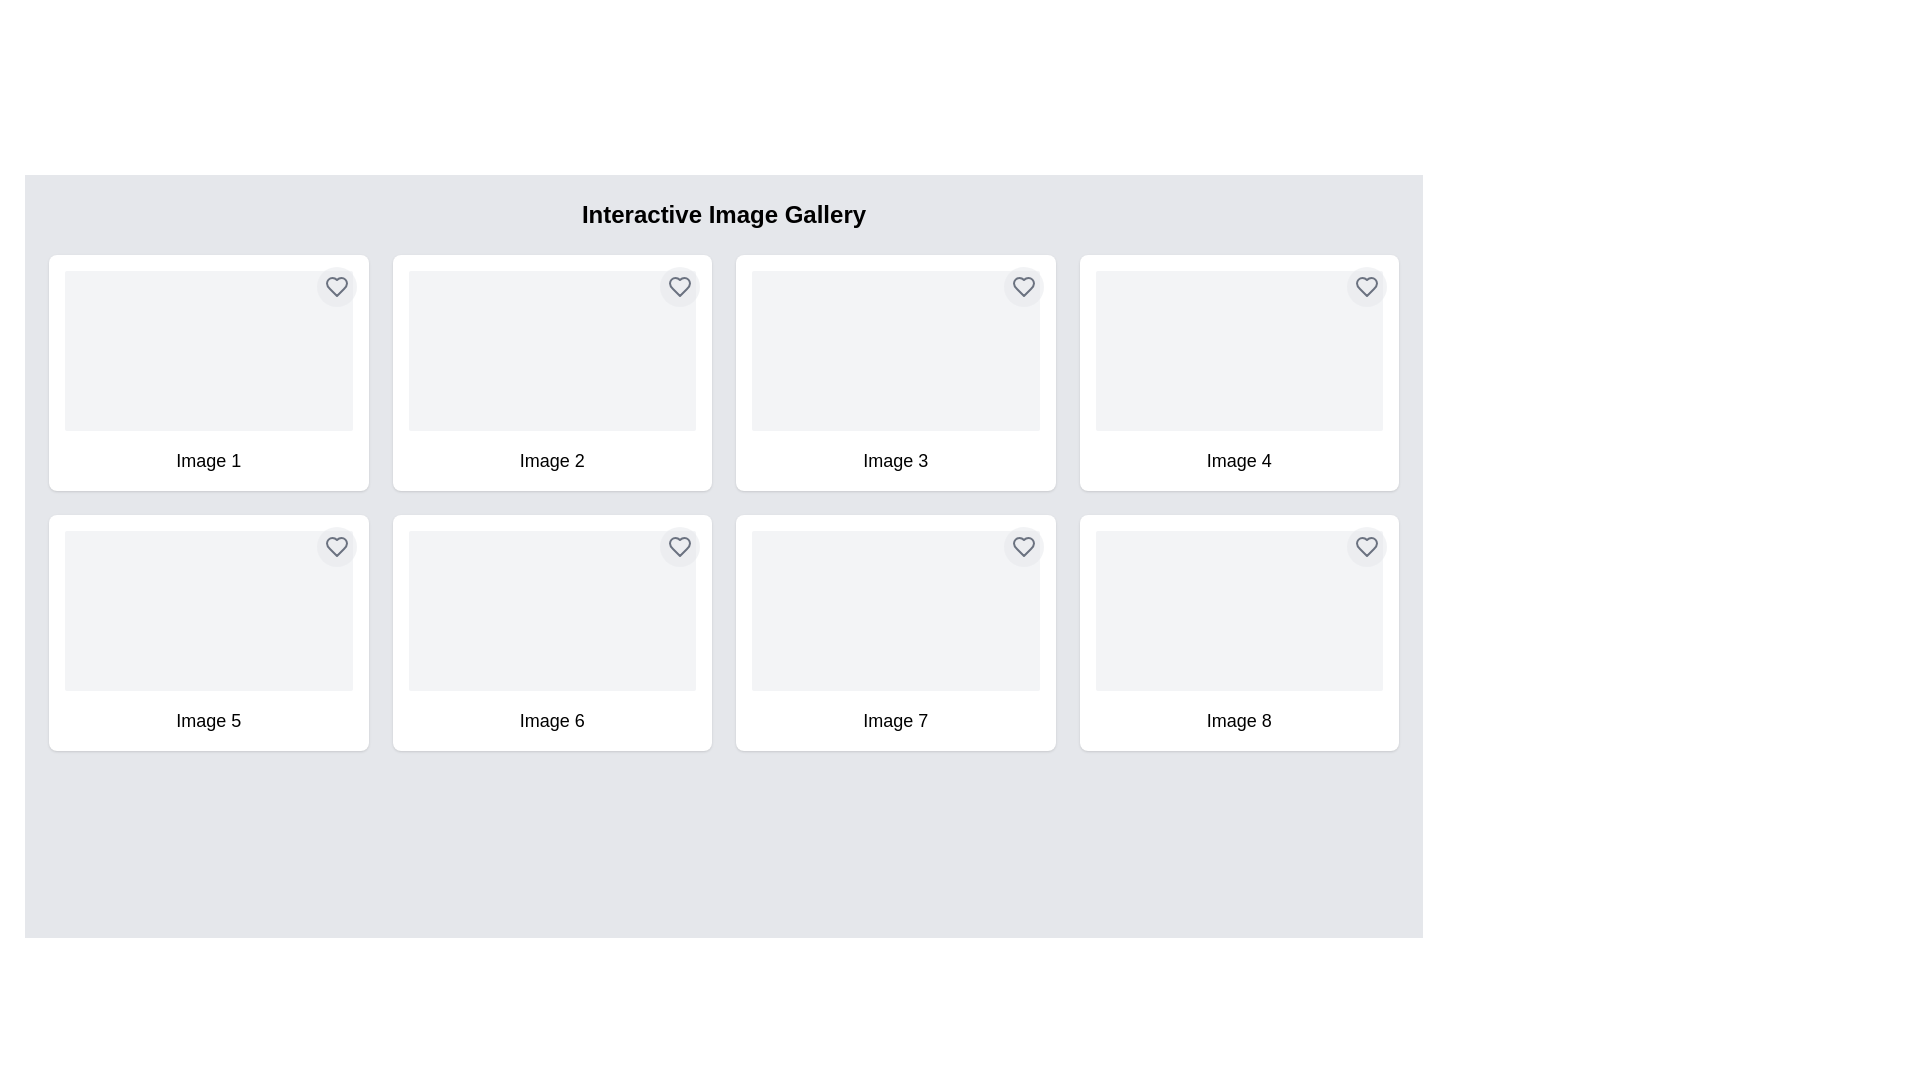  Describe the element at coordinates (1023, 286) in the screenshot. I see `the circular Icon button with a heart-shaped icon located` at that location.